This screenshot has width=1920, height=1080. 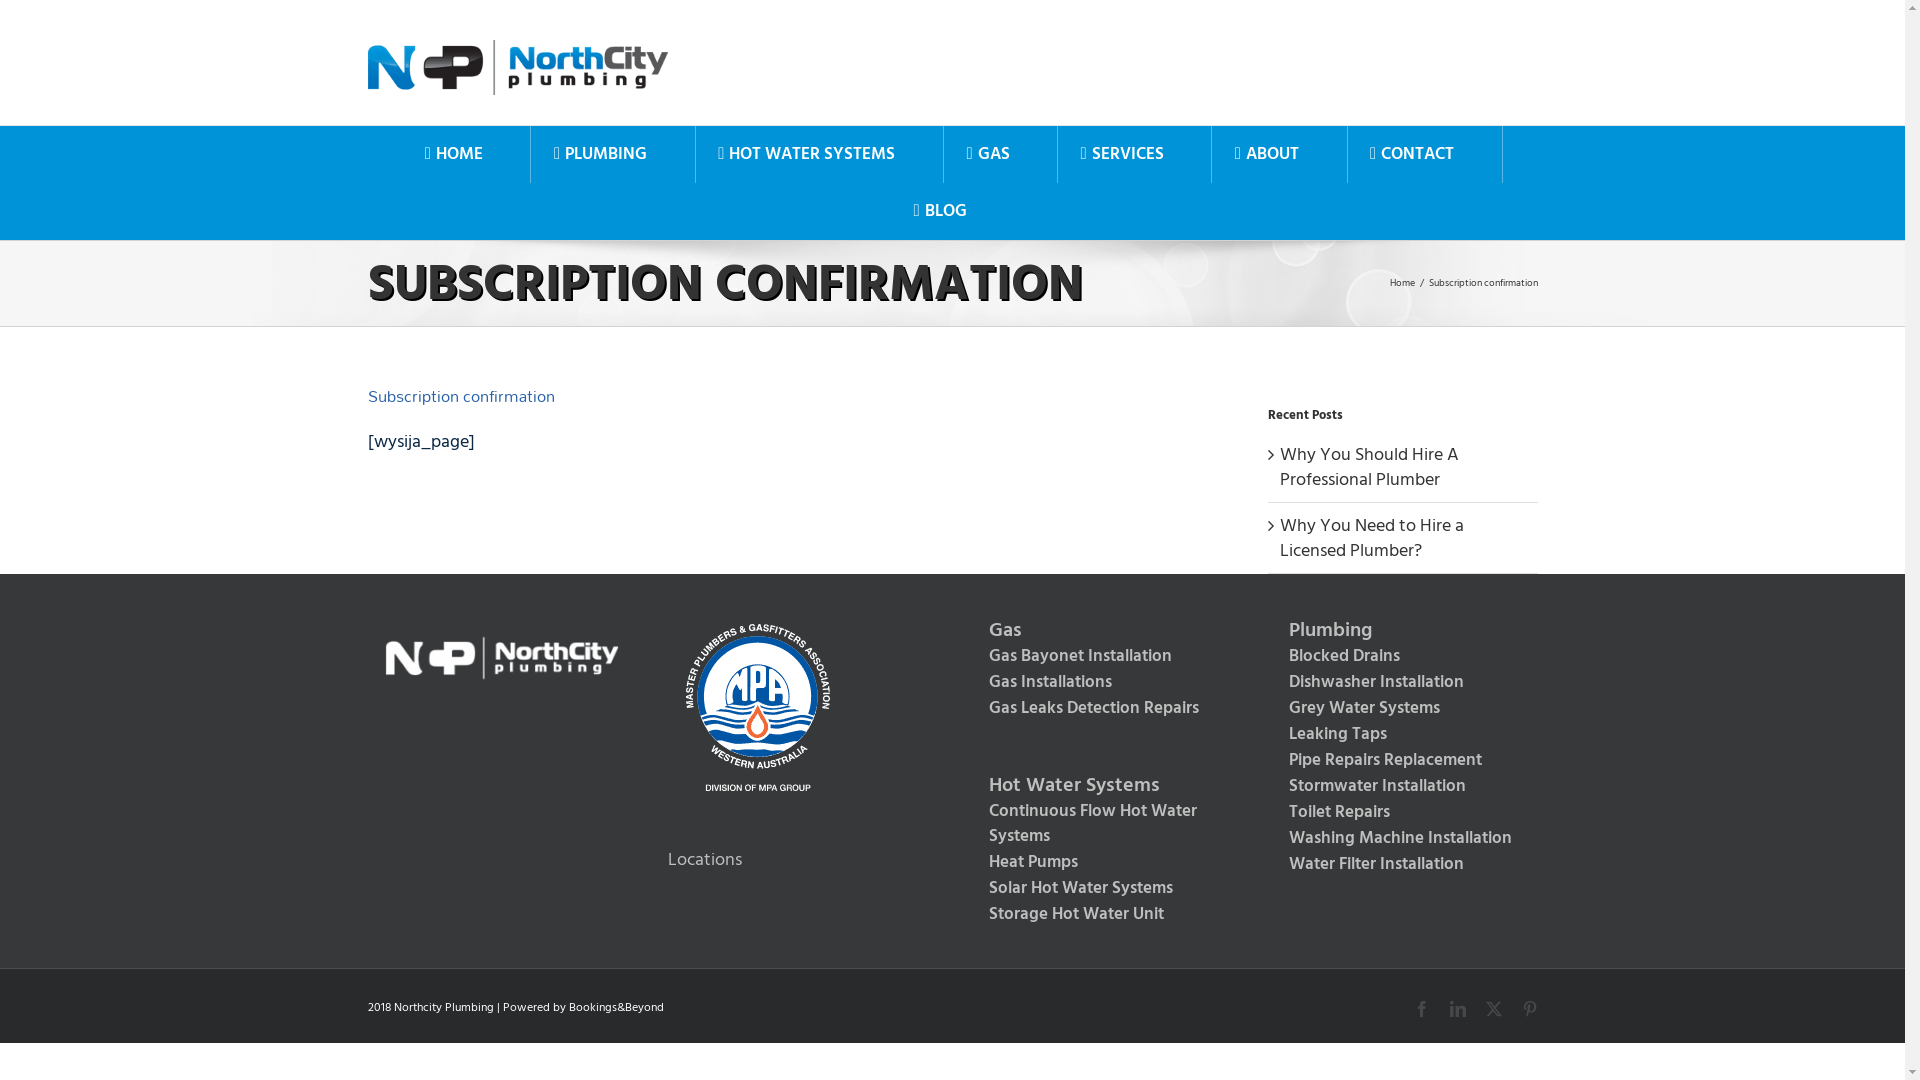 I want to click on 'PLUMBING', so click(x=599, y=153).